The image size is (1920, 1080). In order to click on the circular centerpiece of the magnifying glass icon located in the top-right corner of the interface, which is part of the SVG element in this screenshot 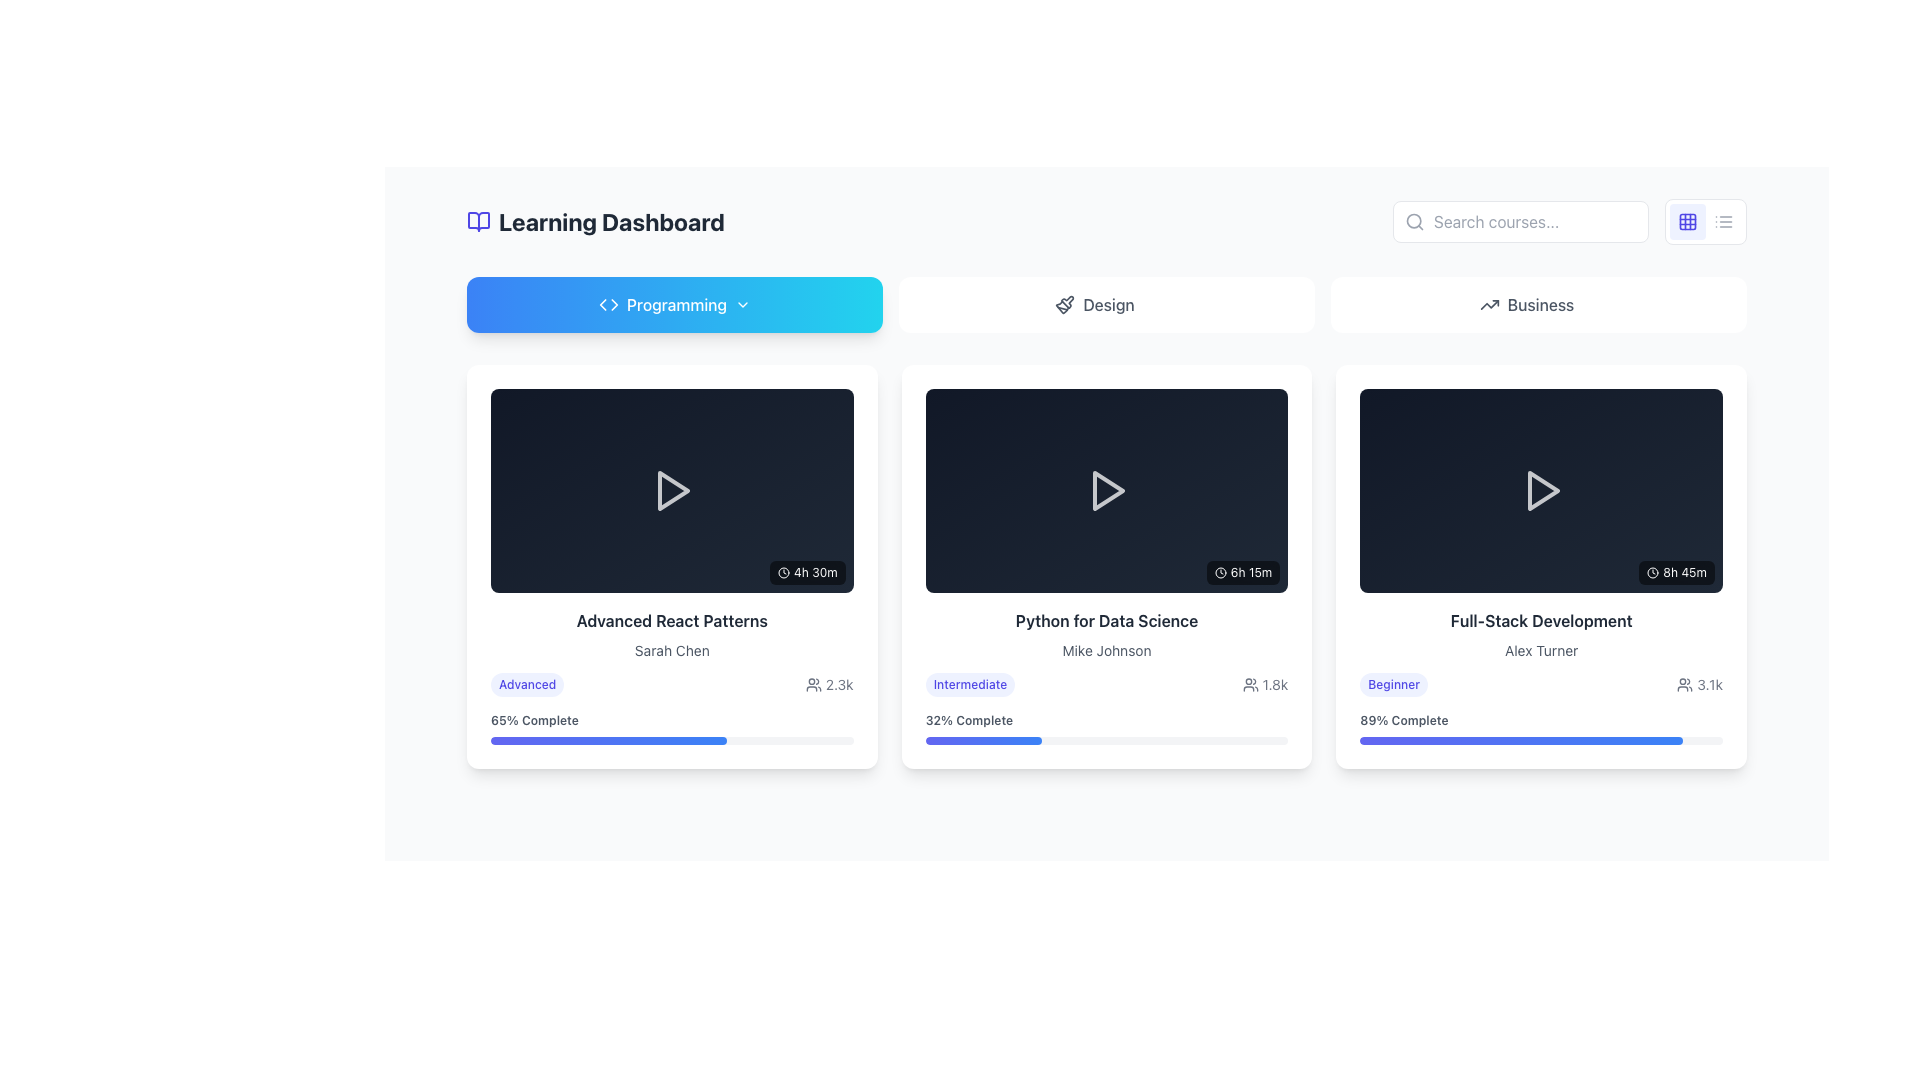, I will do `click(1413, 221)`.